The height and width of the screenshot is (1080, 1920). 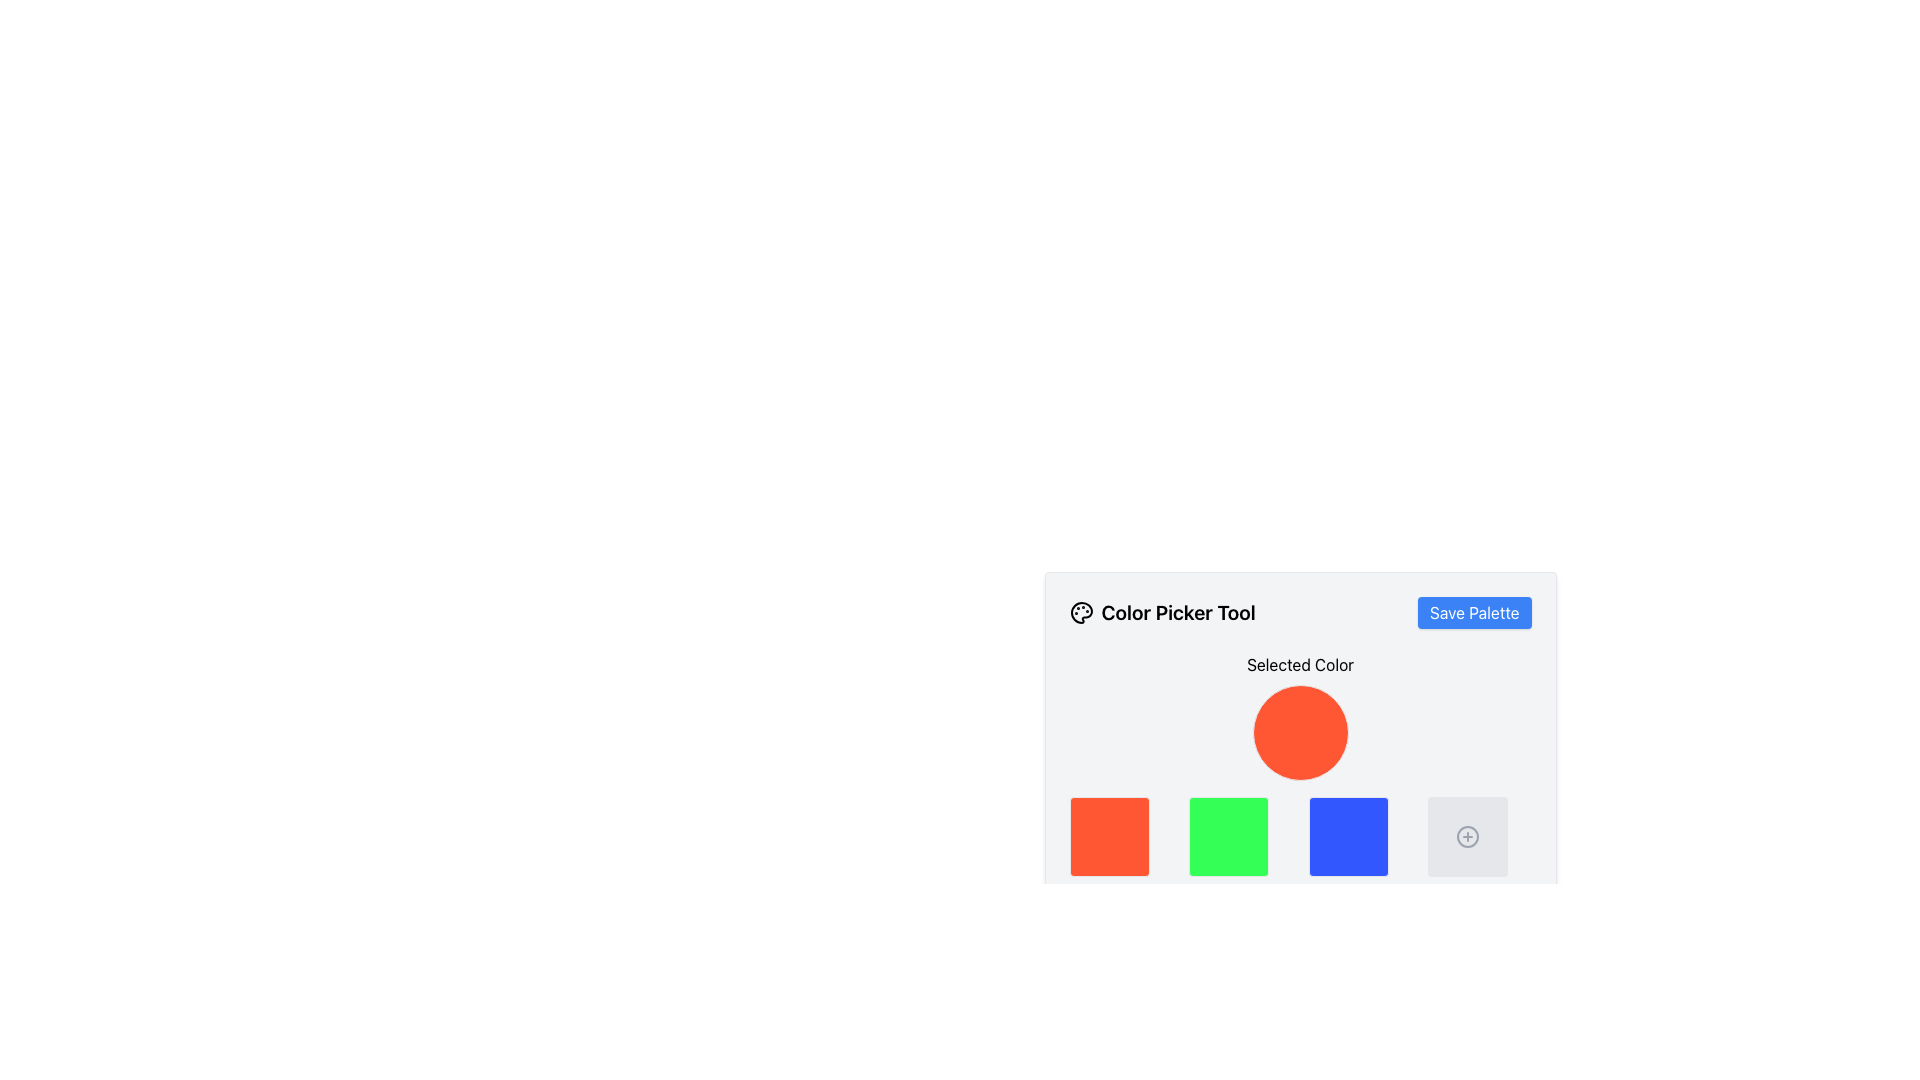 I want to click on the painter's palette icon located near the top-left section of the application interface, adjacent to the title 'Color Picker Tool', so click(x=1080, y=612).